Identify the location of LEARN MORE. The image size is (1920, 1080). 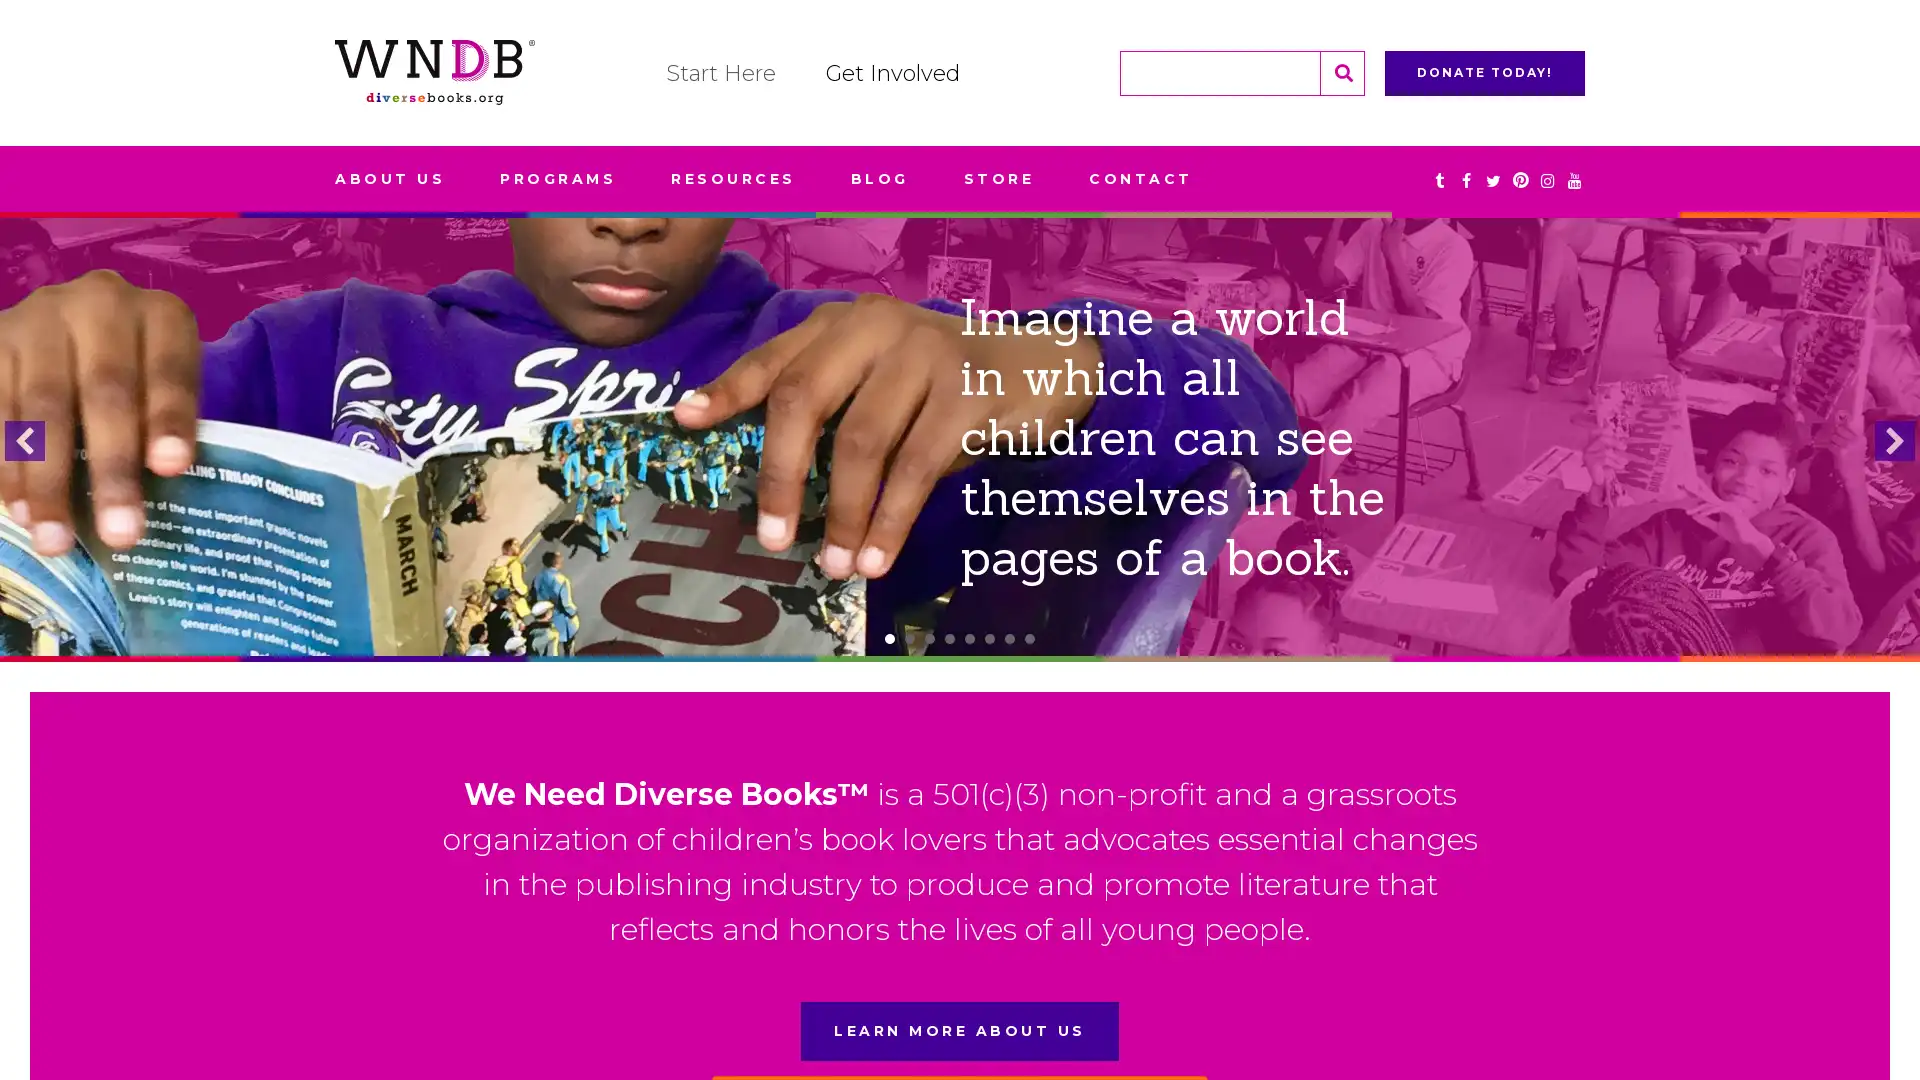
(960, 507).